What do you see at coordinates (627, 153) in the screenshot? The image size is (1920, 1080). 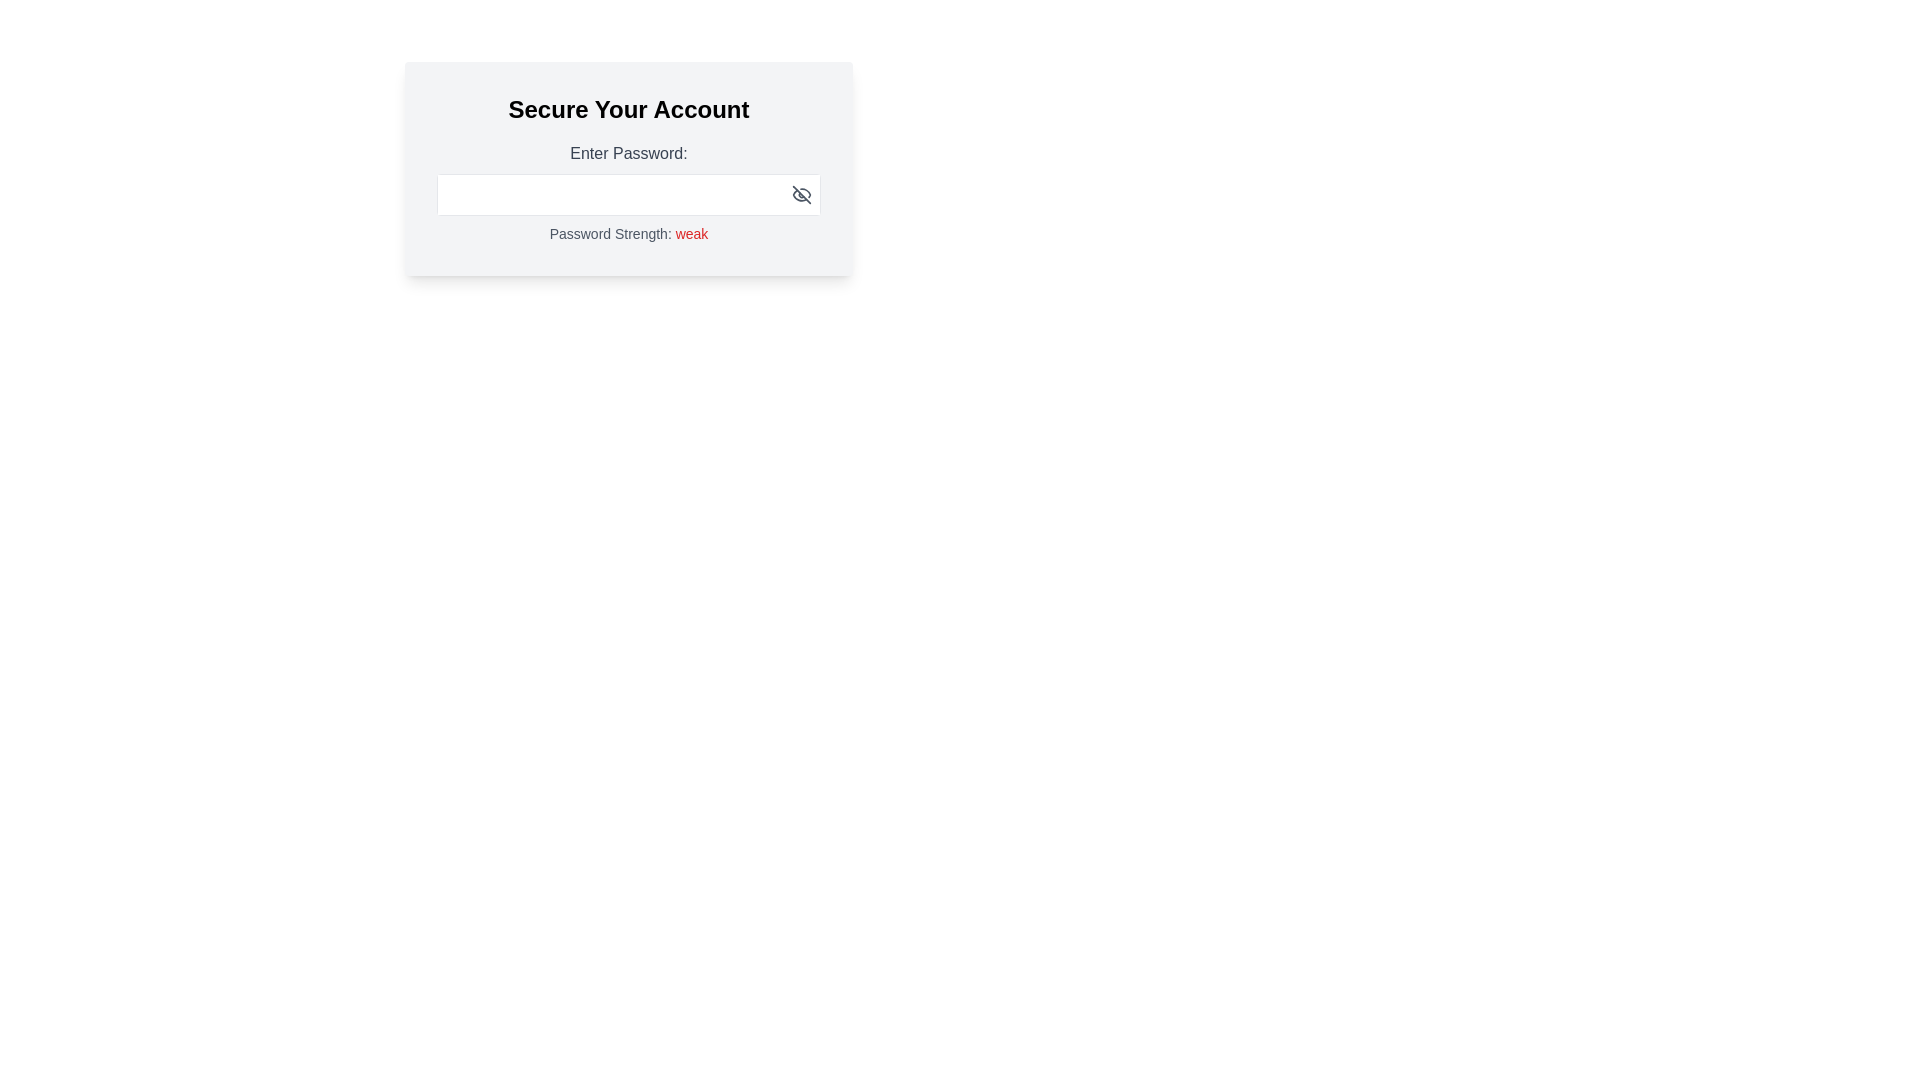 I see `the text label that guides the user to the password input field, positioned below the title 'Secure Your Account'` at bounding box center [627, 153].